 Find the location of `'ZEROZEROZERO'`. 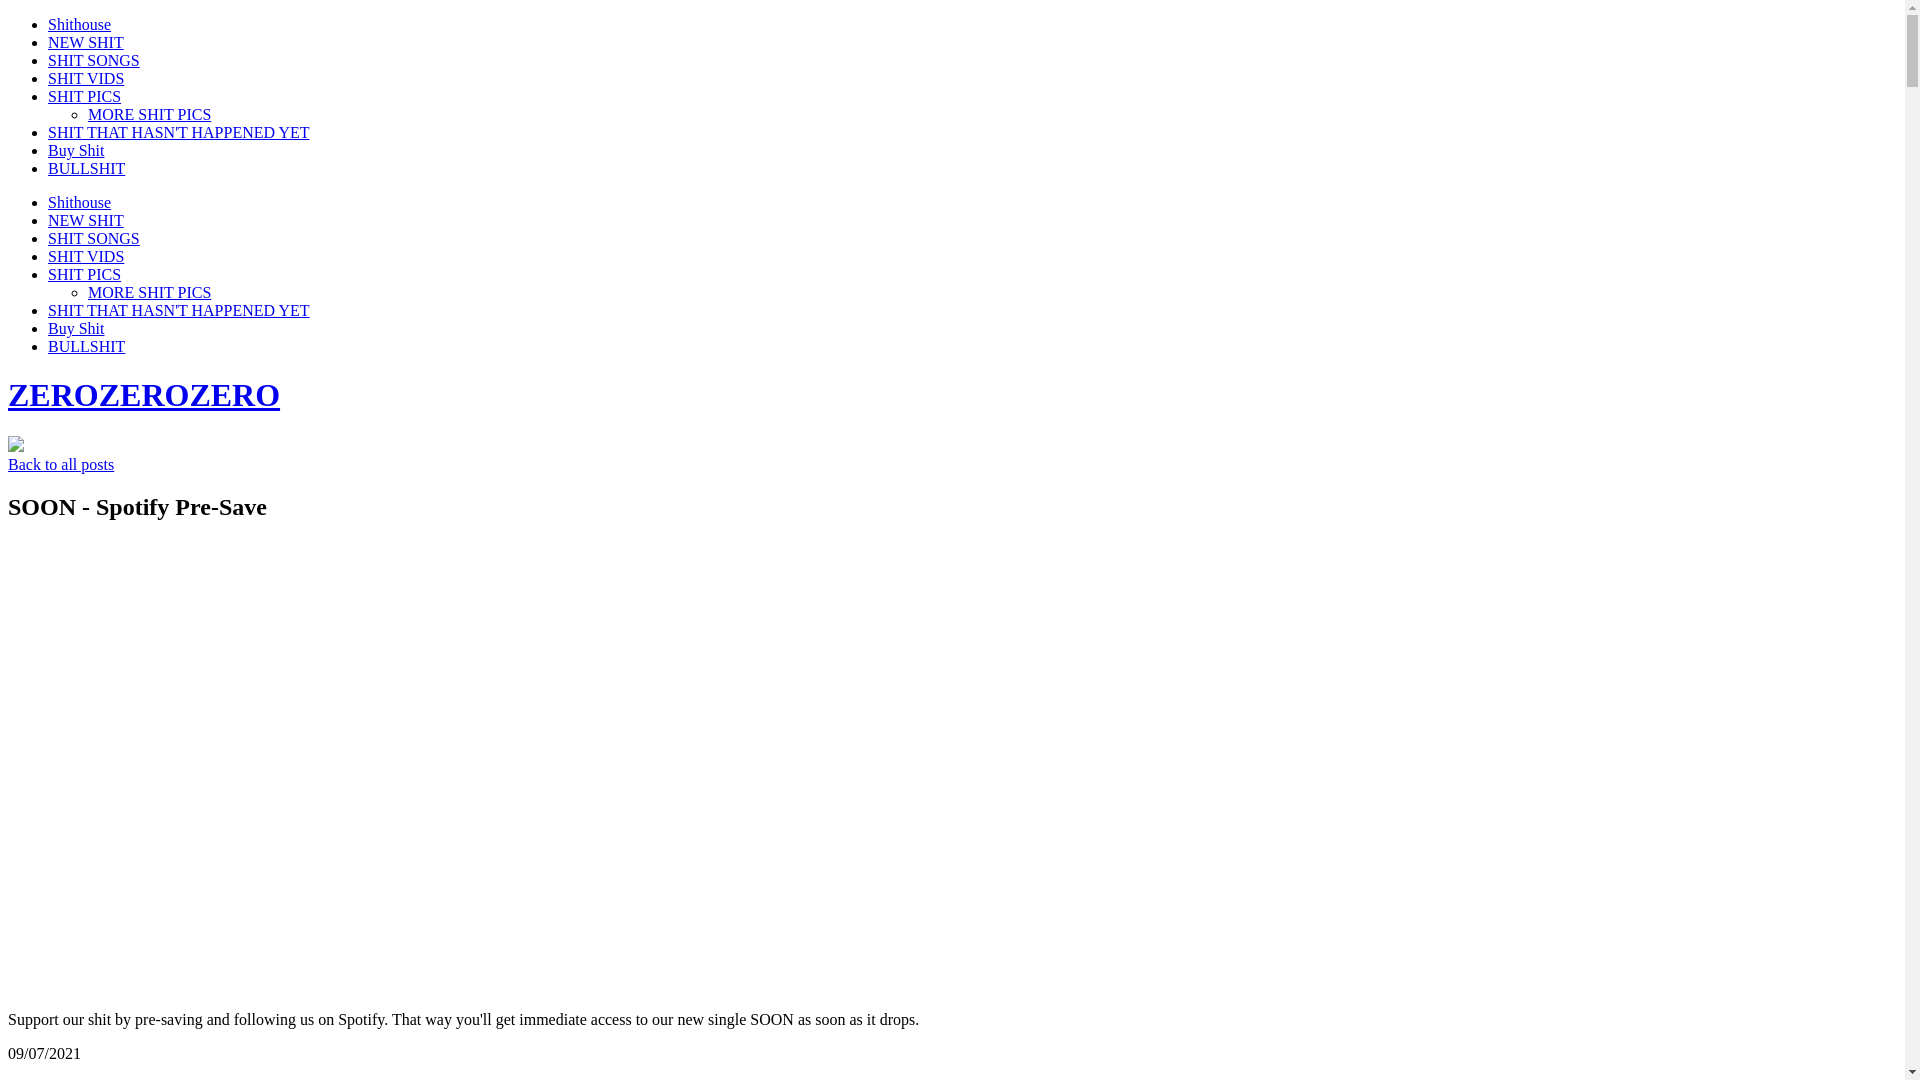

'ZEROZEROZERO' is located at coordinates (143, 394).